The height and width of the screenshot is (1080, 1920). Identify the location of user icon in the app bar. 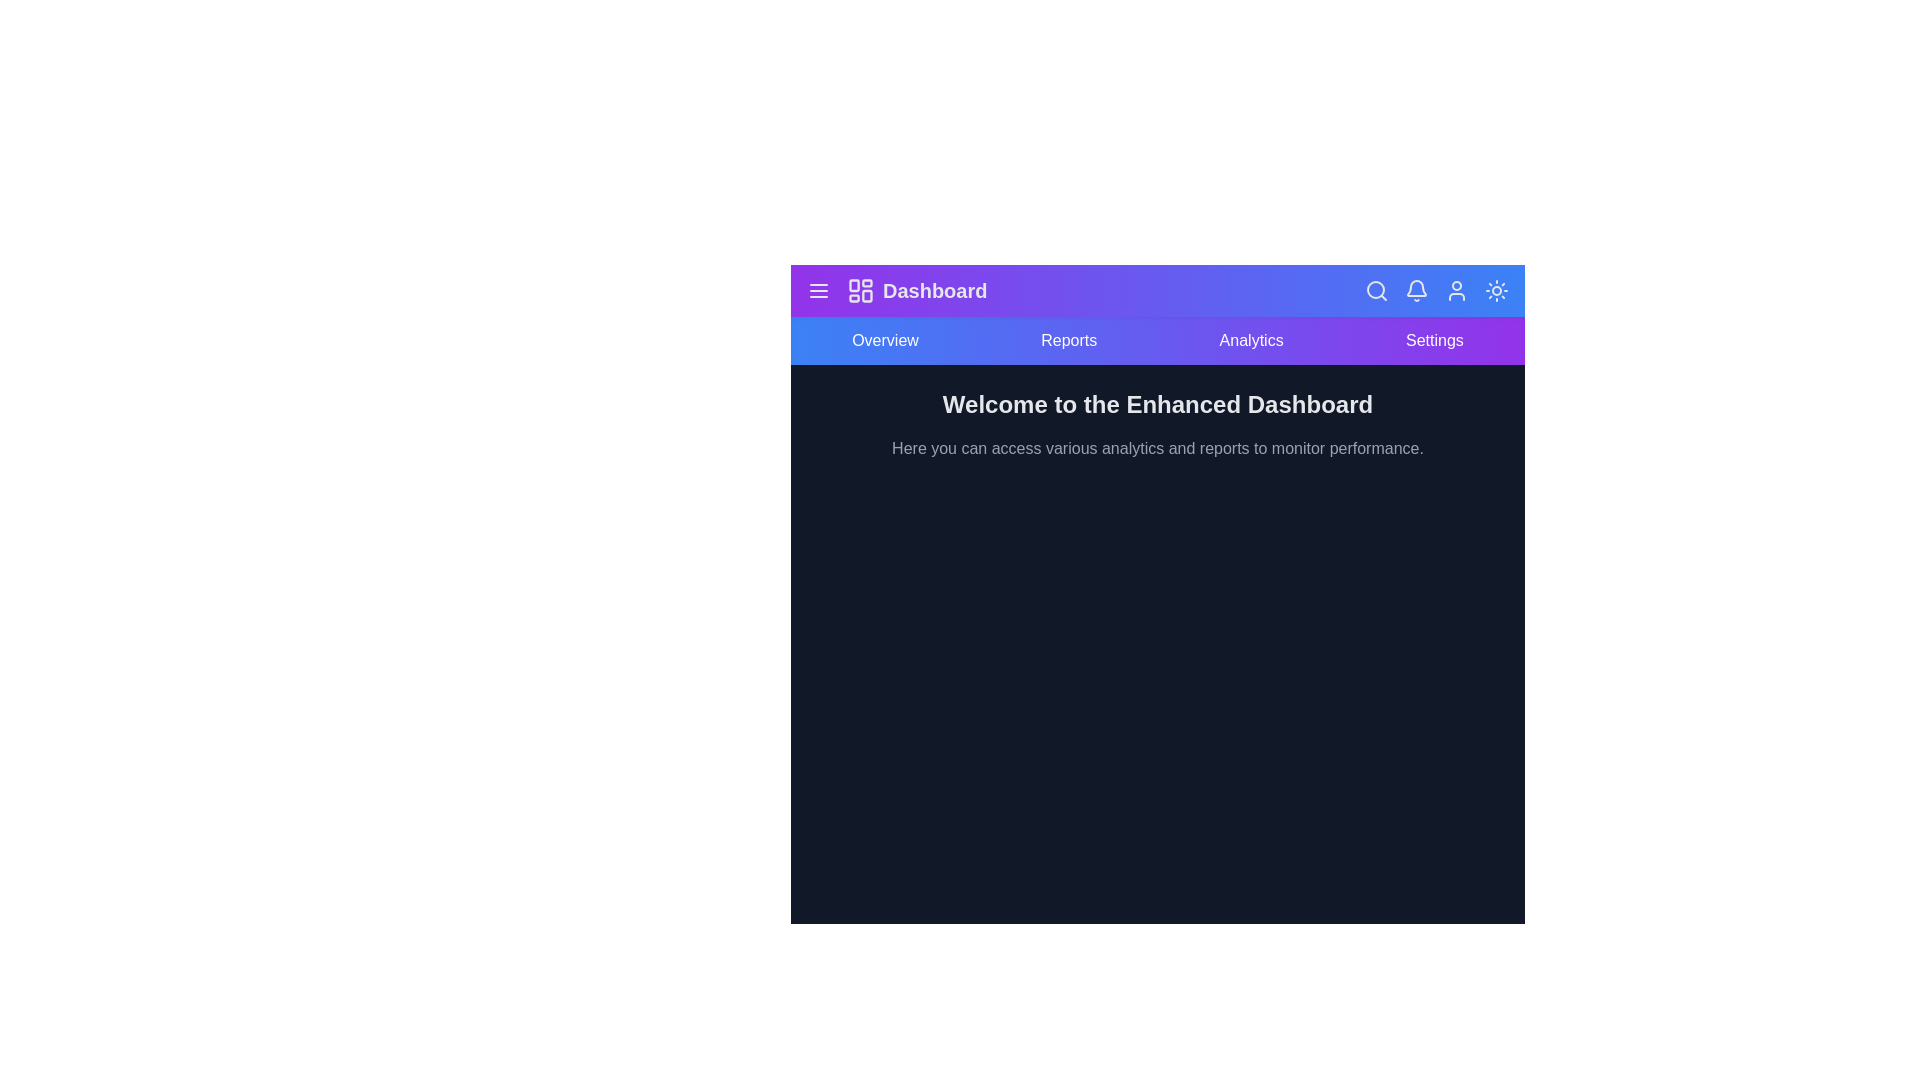
(1457, 290).